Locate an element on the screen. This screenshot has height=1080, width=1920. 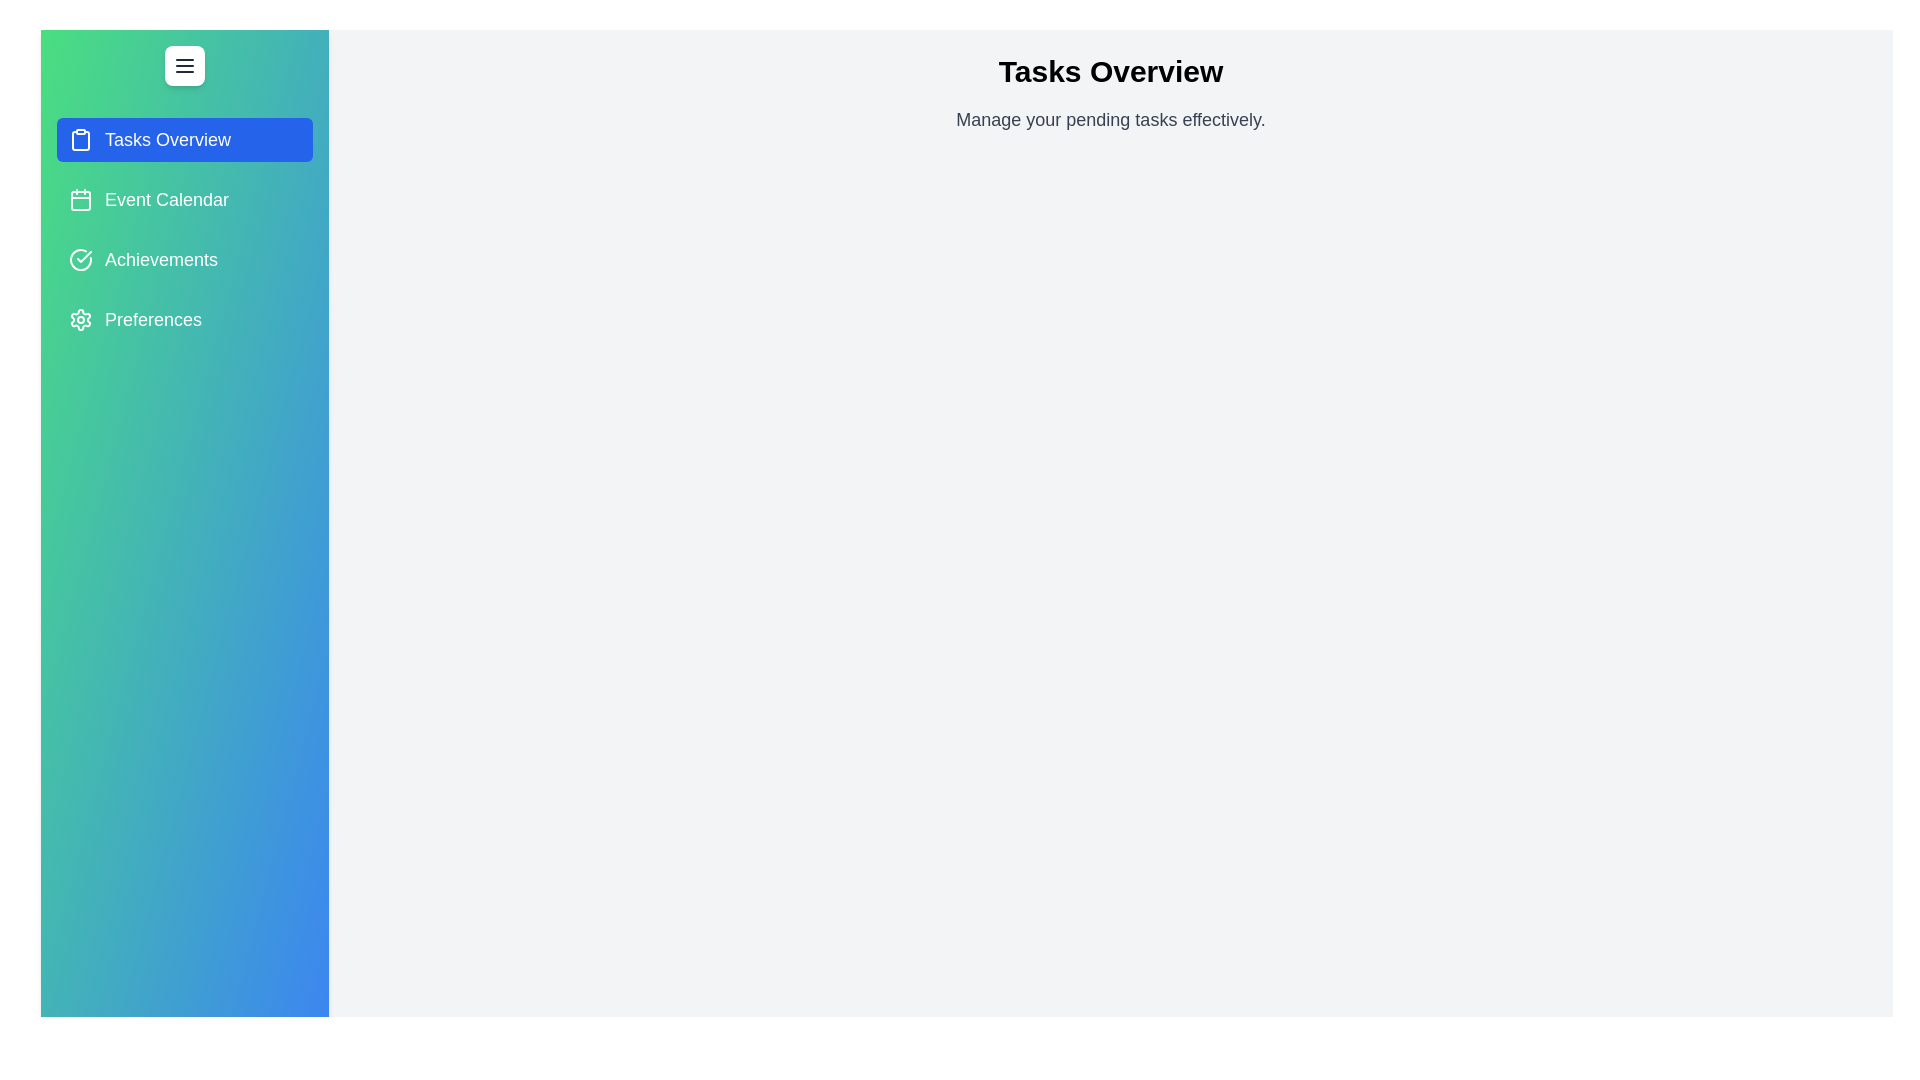
the tab Event Calendar to preview its interaction effects is located at coordinates (185, 200).